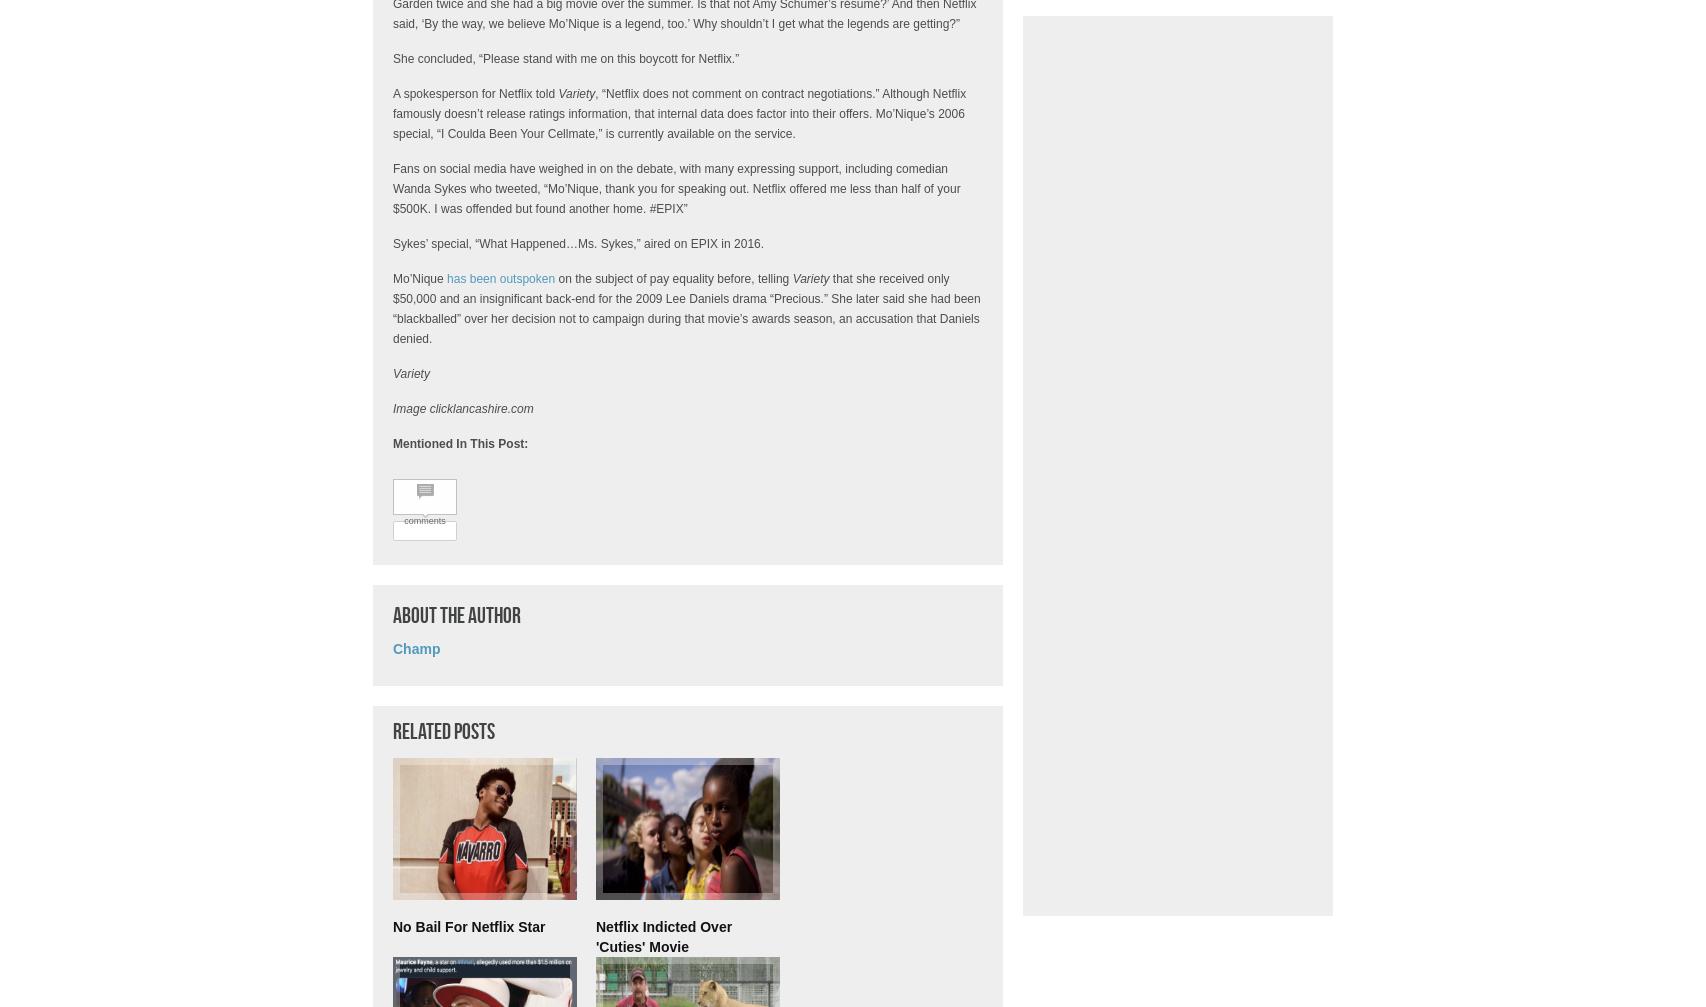 The height and width of the screenshot is (1007, 1706). Describe the element at coordinates (565, 59) in the screenshot. I see `'She concluded, “Please stand with me on this boycott for Netflix.”'` at that location.